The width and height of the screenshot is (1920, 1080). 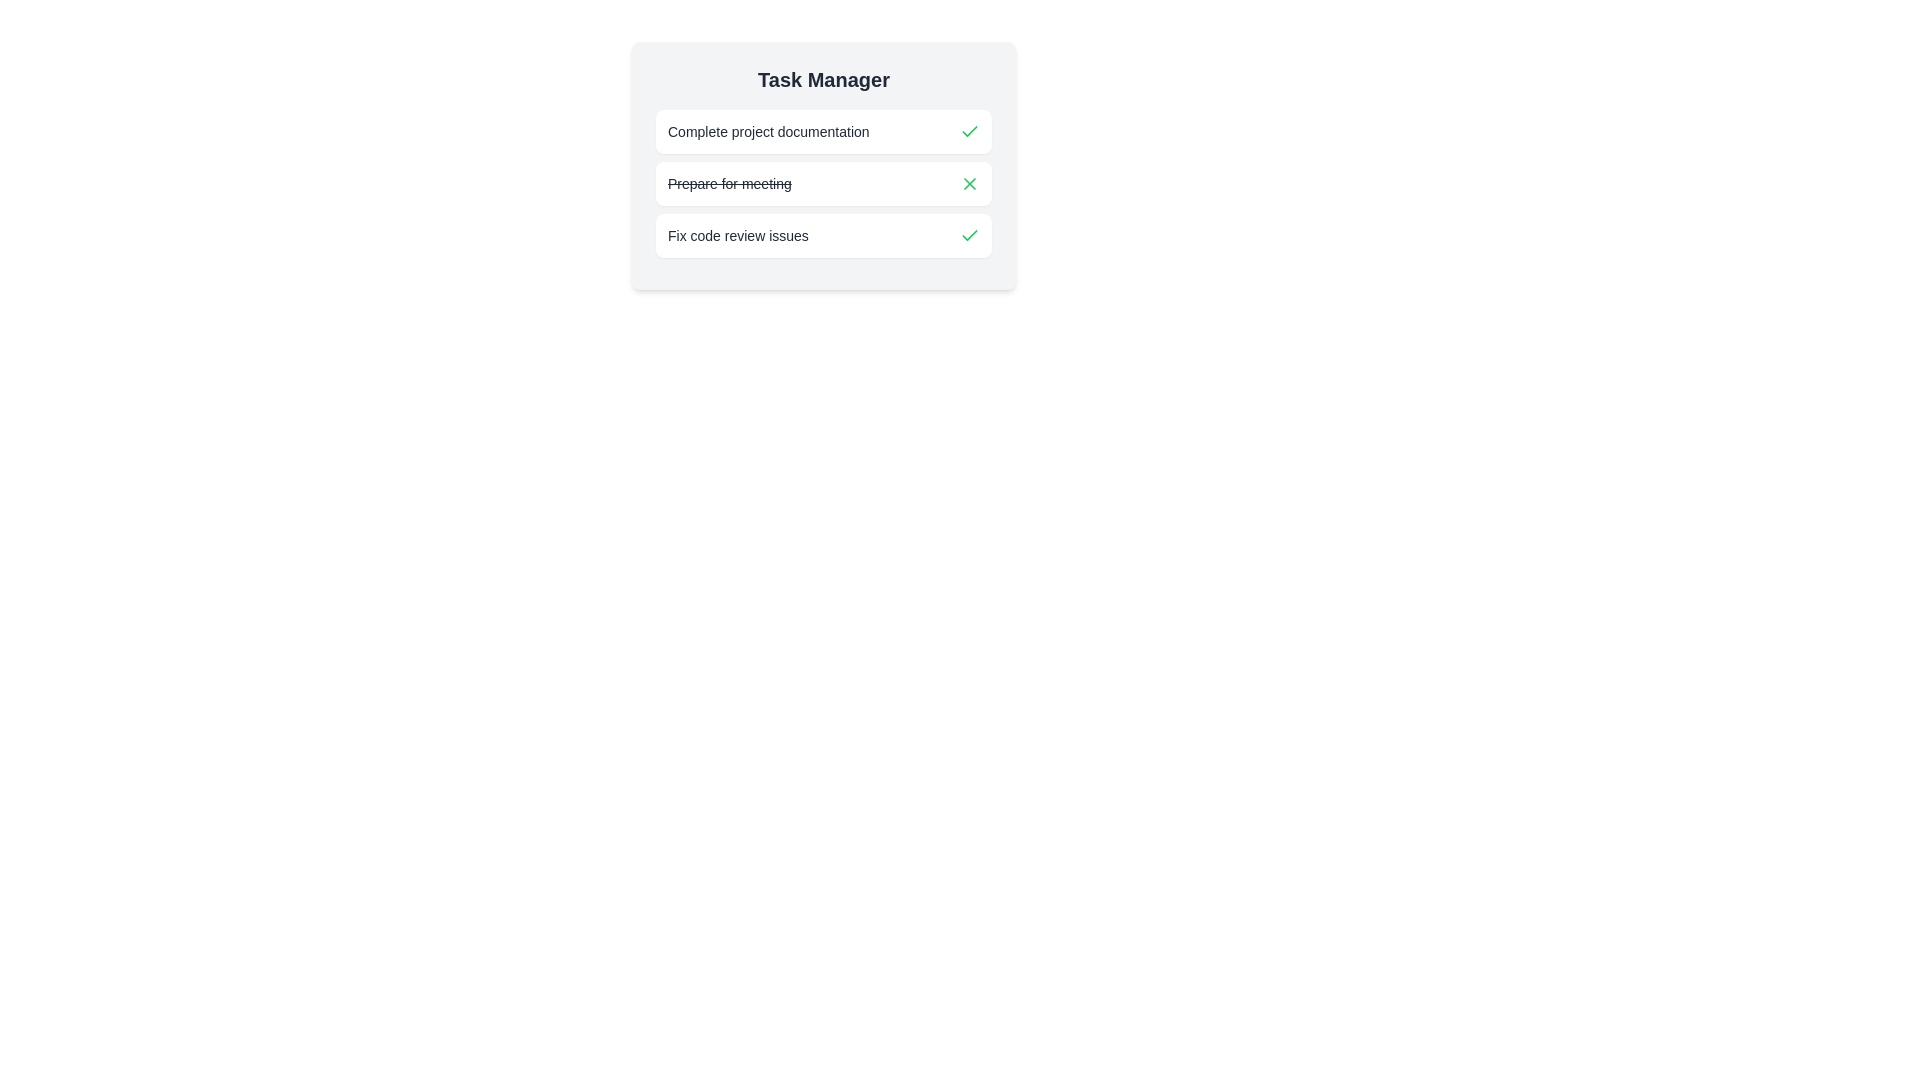 I want to click on the checkbox styled as an icon for keyboard interaction, located on the far right of the row labeled 'Fix code review issues', so click(x=969, y=234).